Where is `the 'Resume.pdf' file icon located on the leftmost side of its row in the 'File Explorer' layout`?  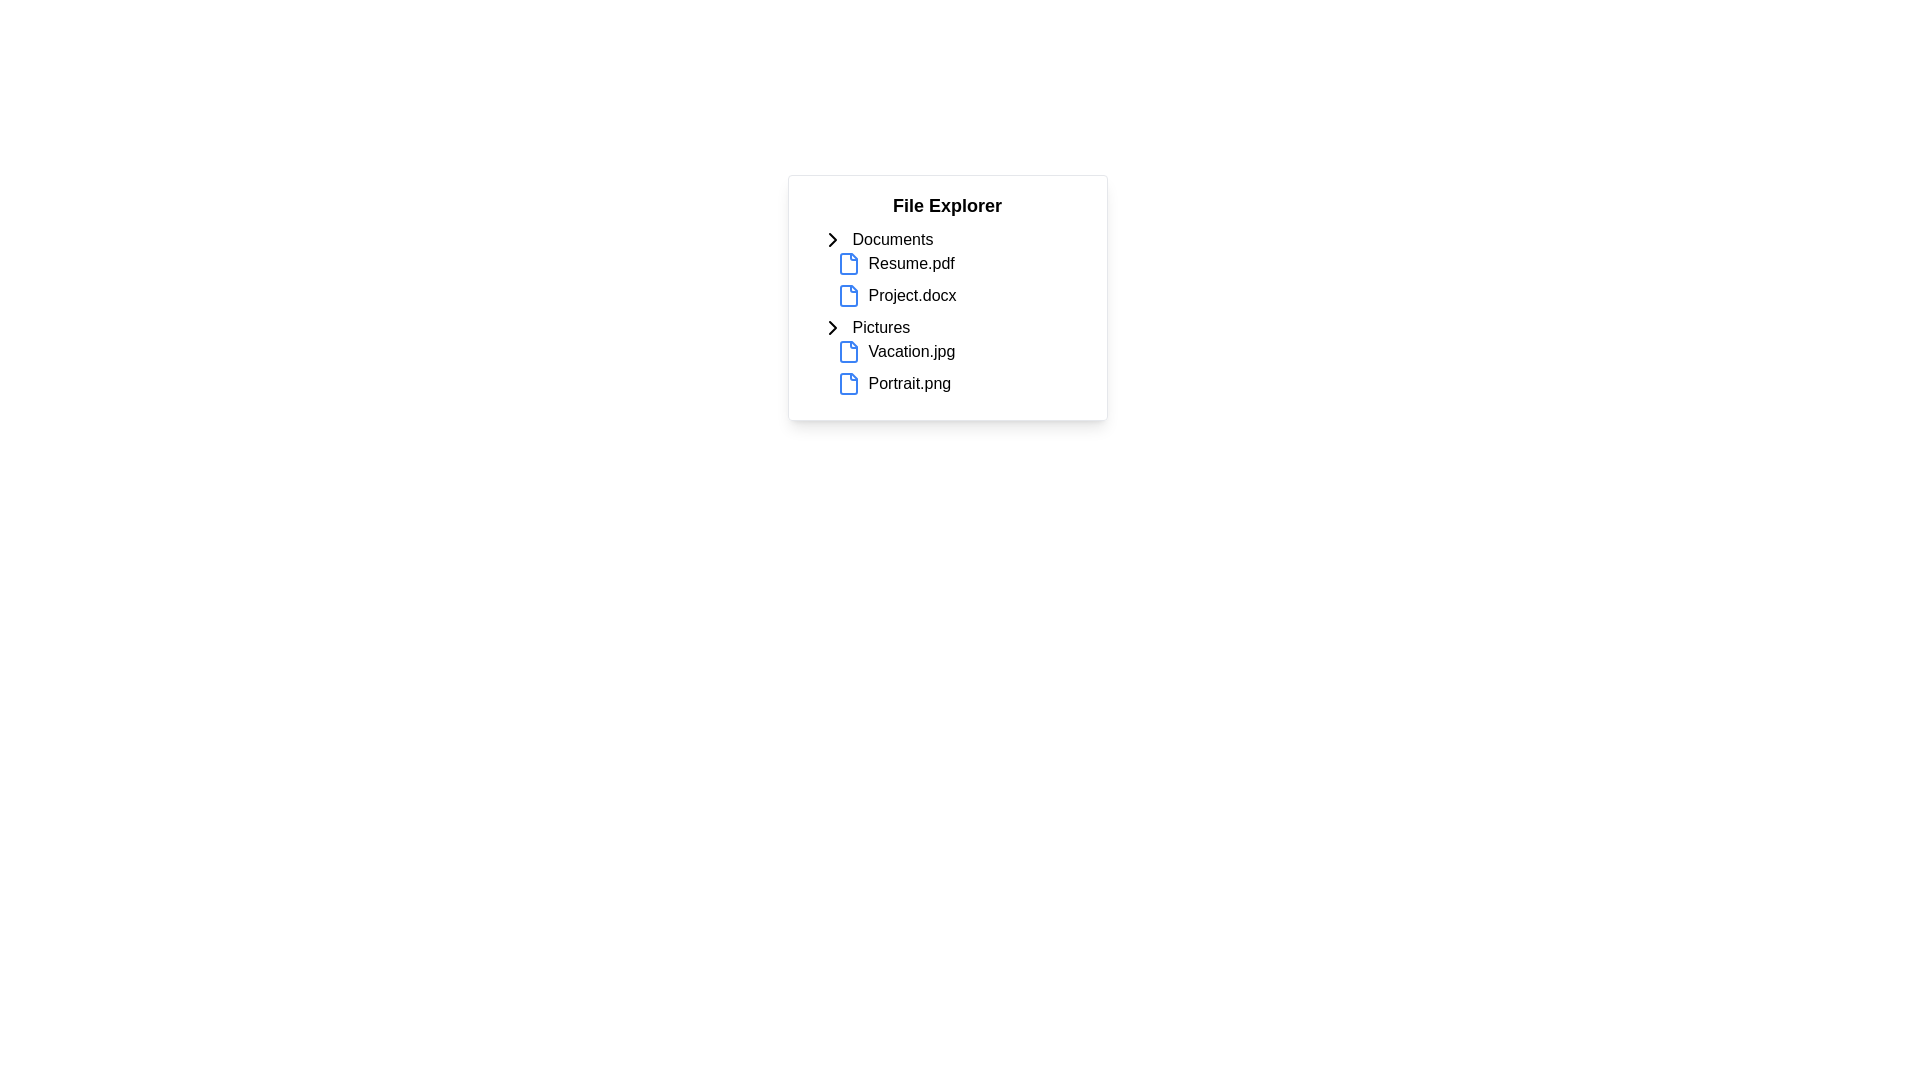
the 'Resume.pdf' file icon located on the leftmost side of its row in the 'File Explorer' layout is located at coordinates (848, 262).